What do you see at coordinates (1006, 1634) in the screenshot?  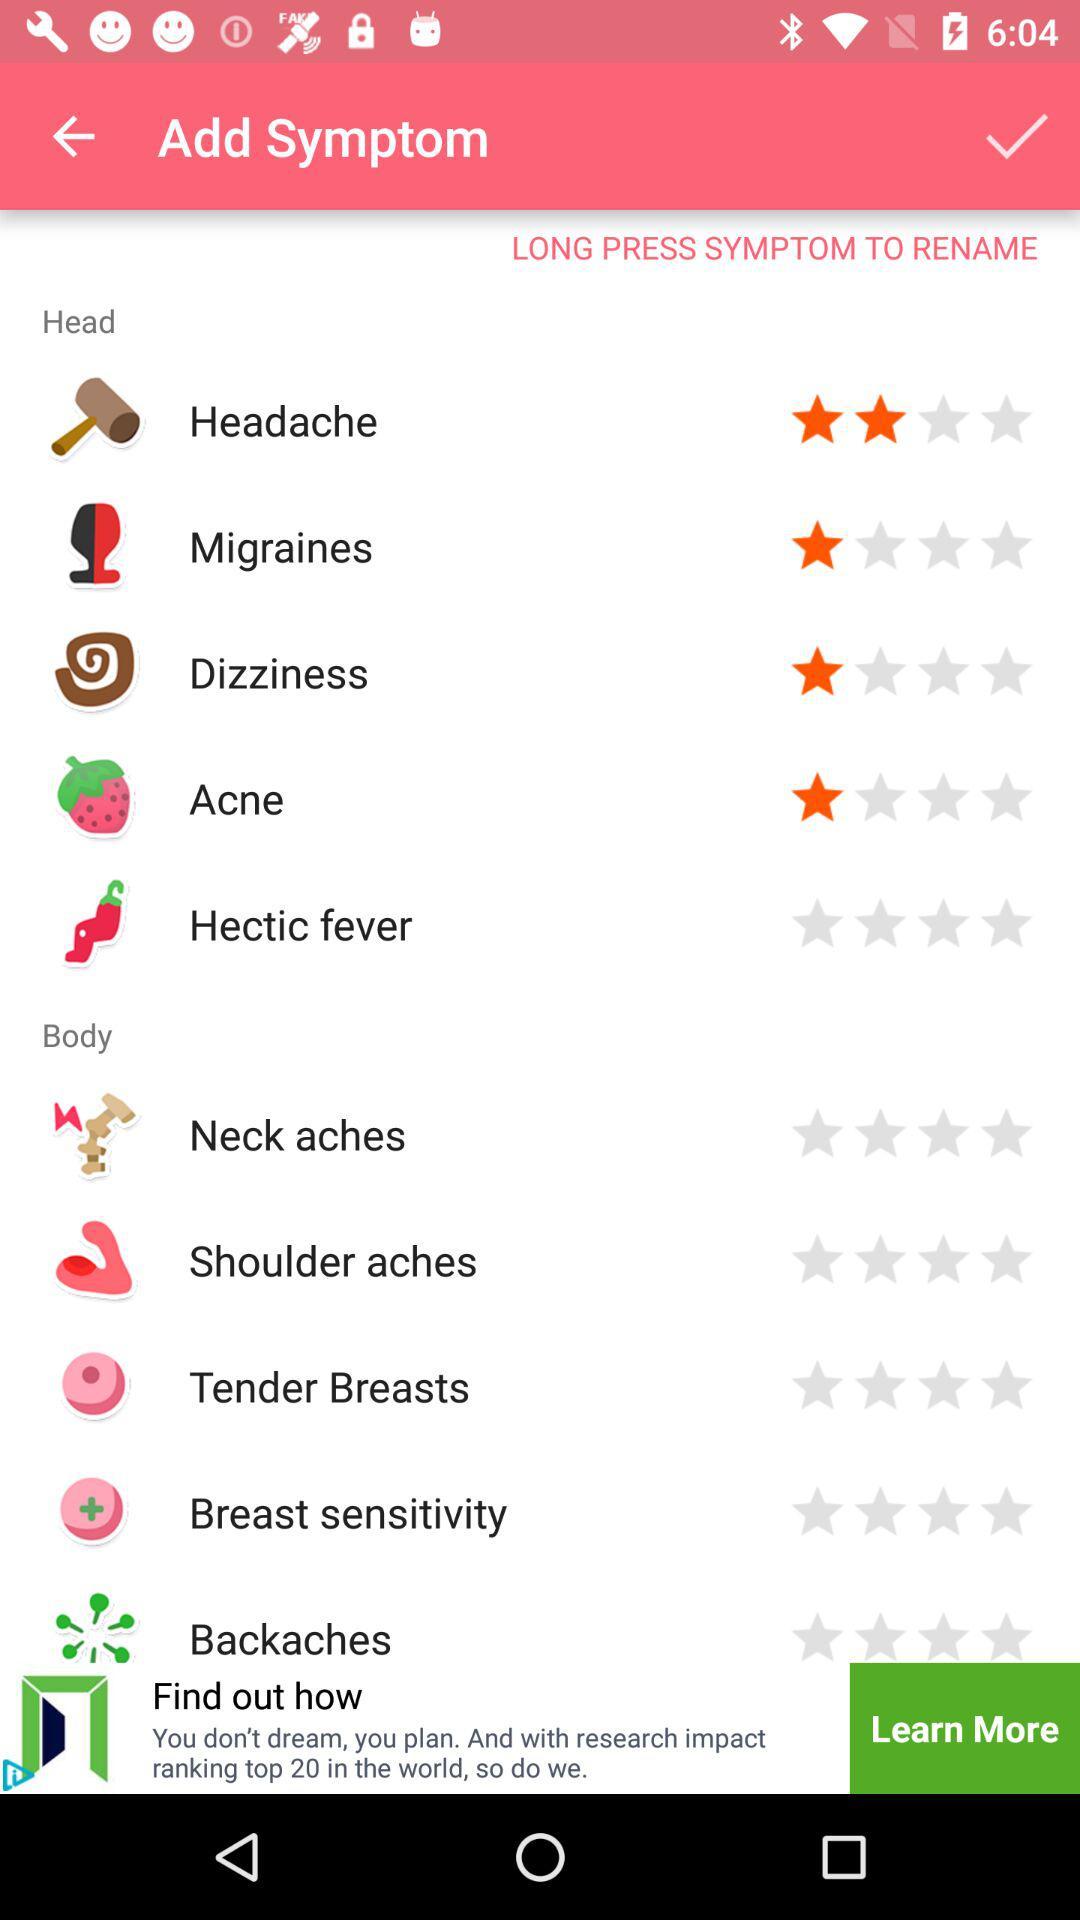 I see `option for rate` at bounding box center [1006, 1634].